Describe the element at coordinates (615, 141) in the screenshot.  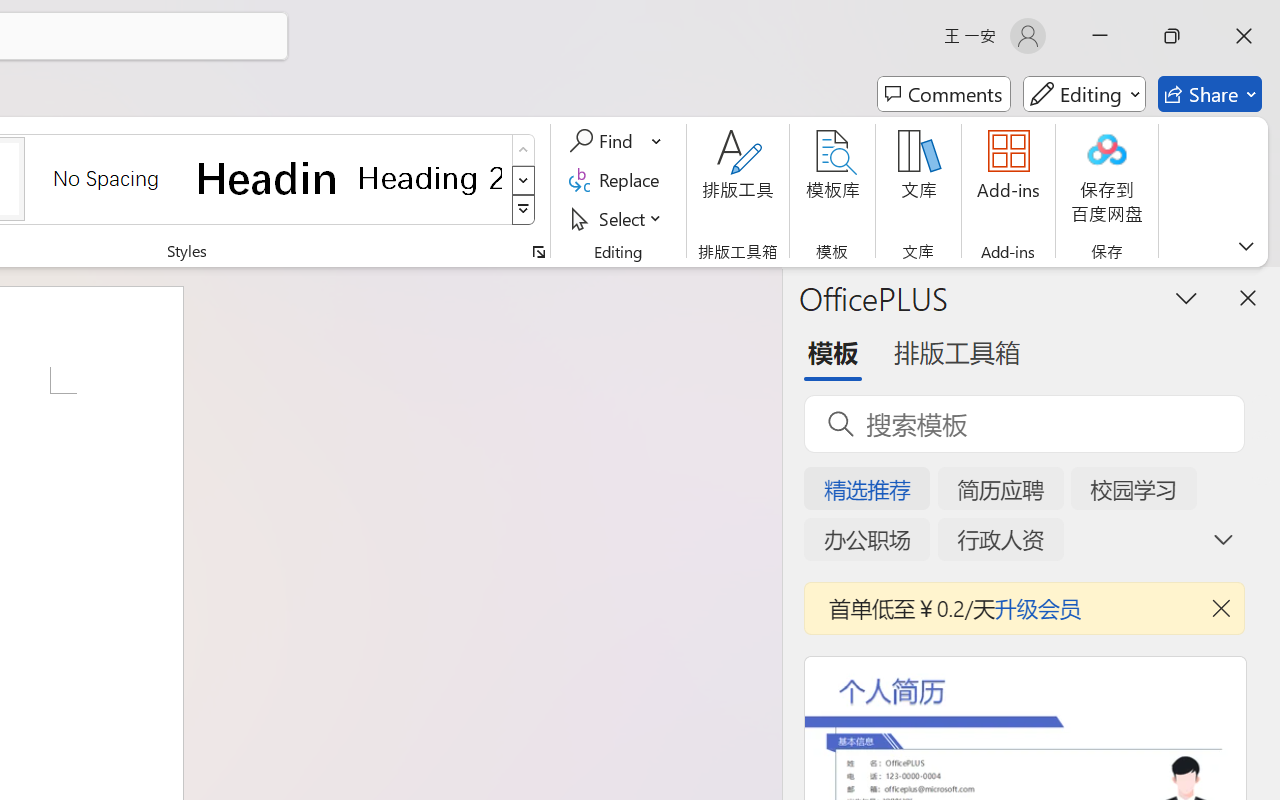
I see `'Find'` at that location.